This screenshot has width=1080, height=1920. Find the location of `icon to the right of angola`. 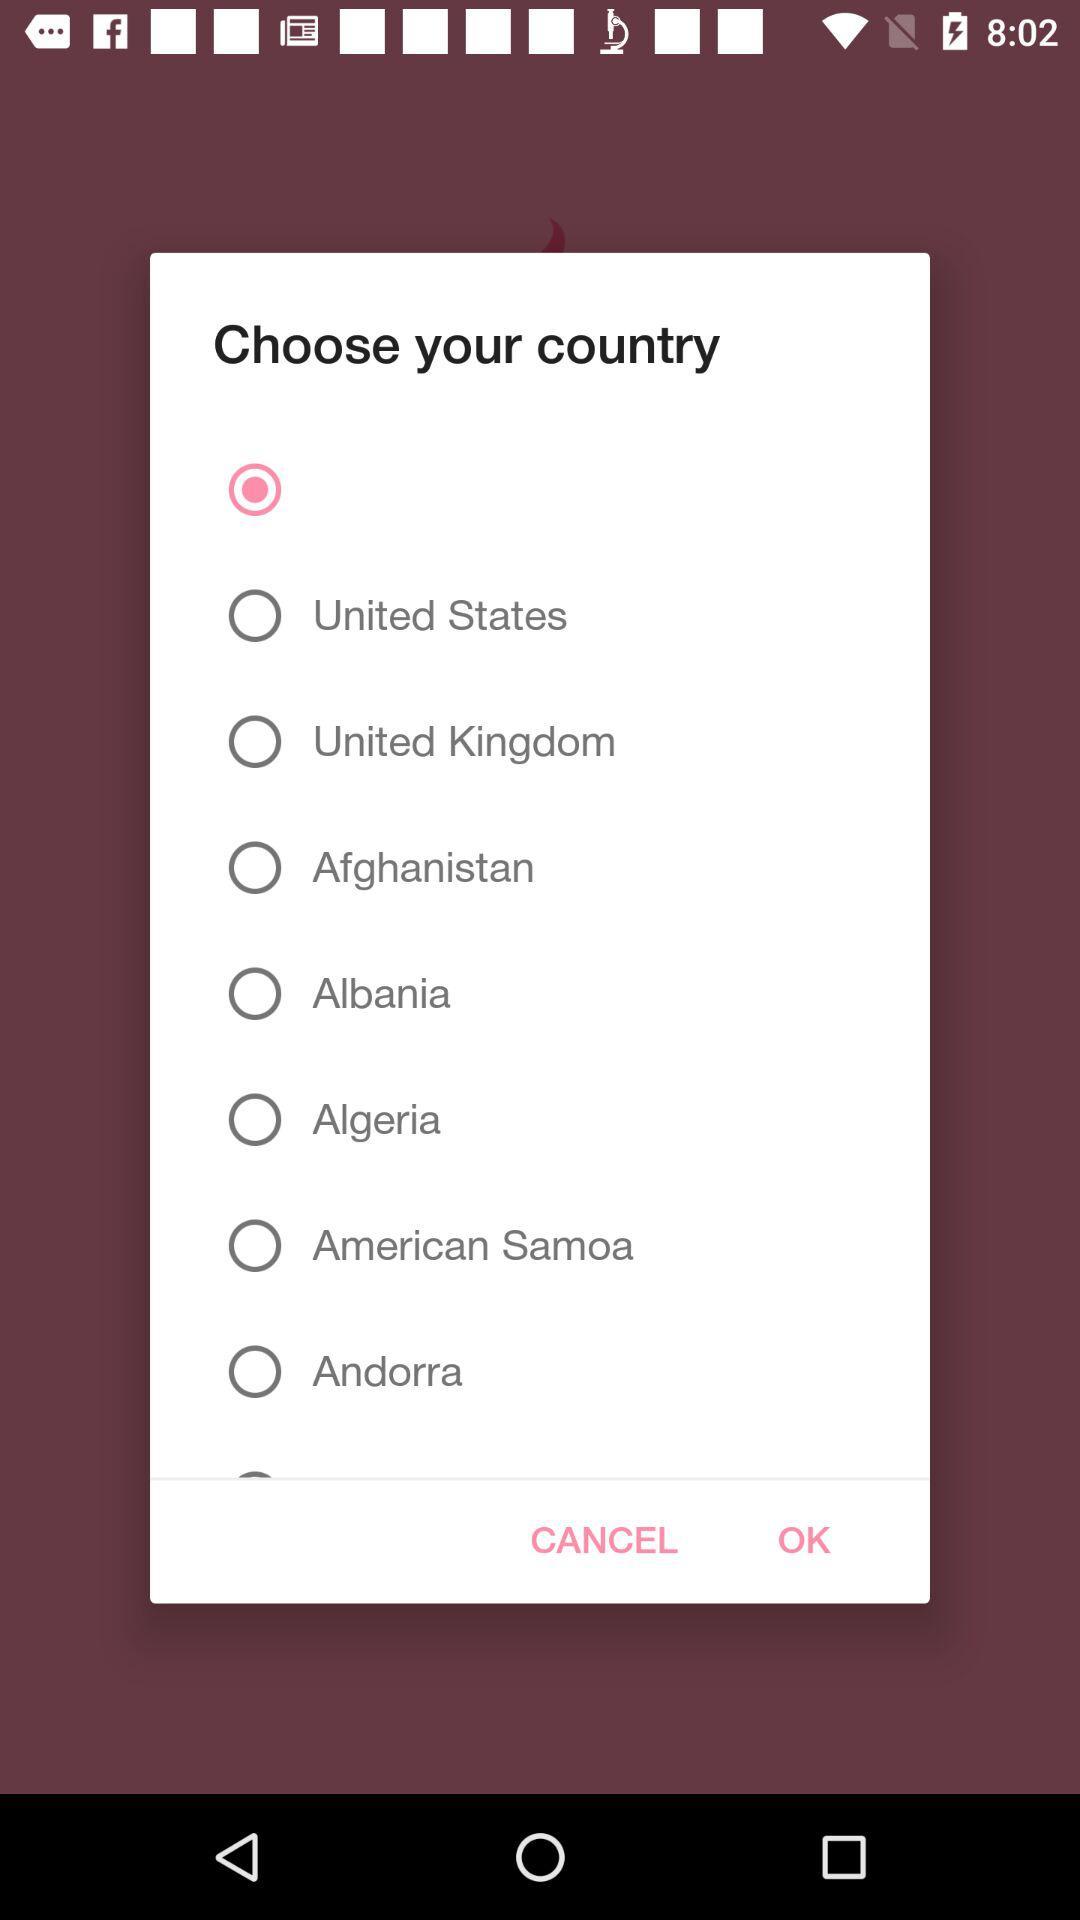

icon to the right of angola is located at coordinates (603, 1539).